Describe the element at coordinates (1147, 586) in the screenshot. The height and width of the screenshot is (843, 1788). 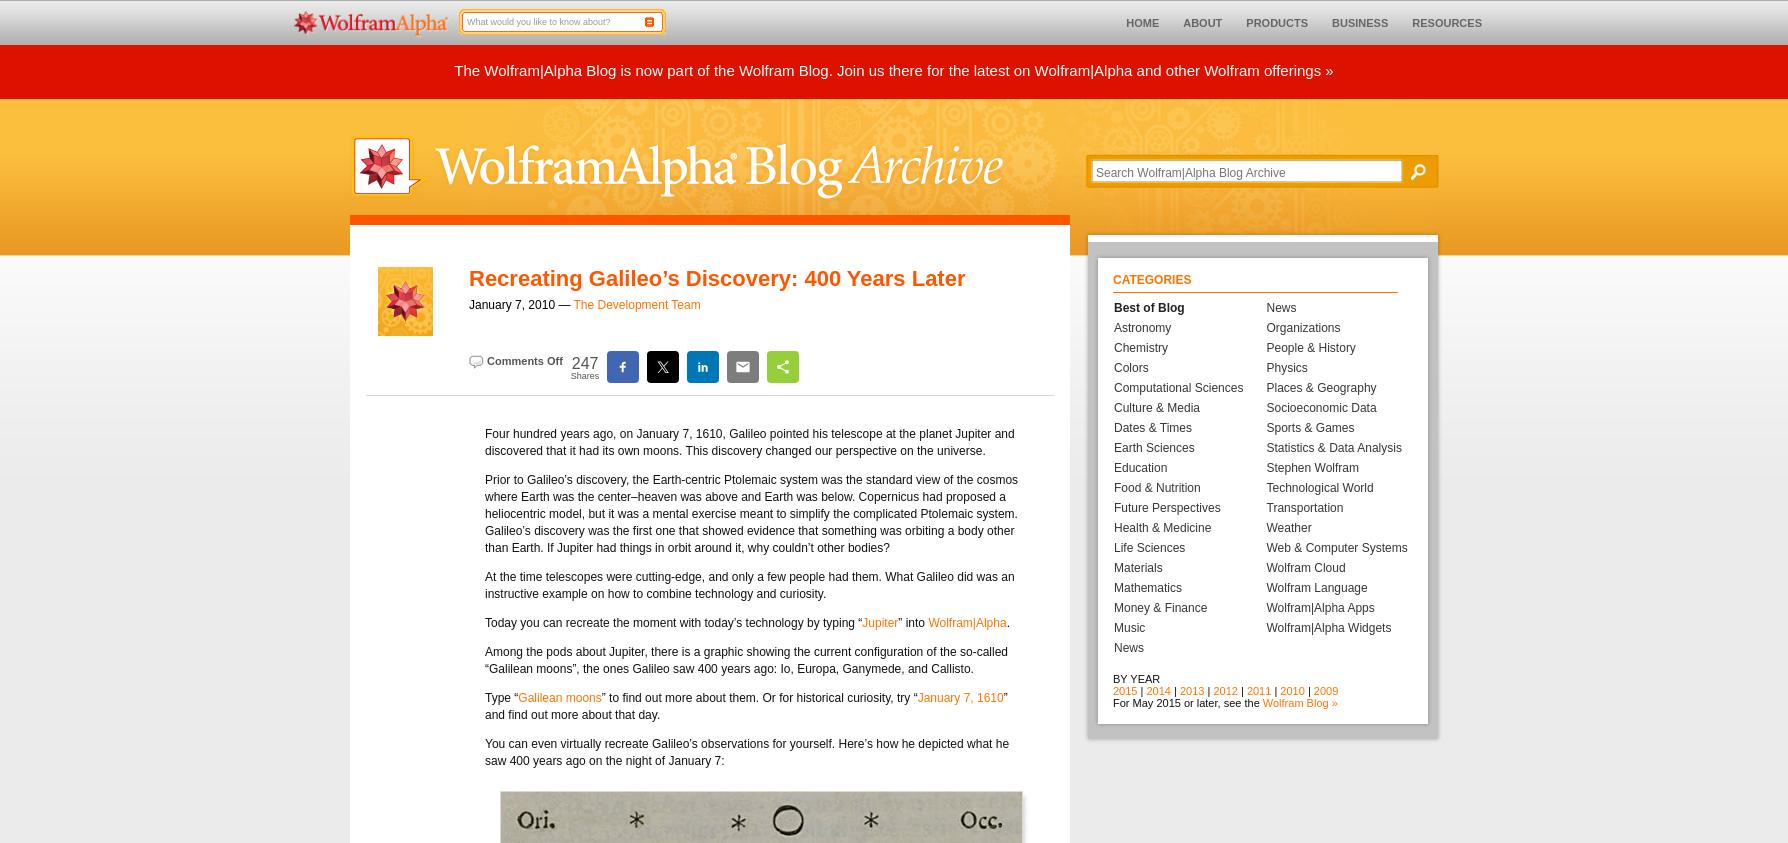
I see `'Mathematics'` at that location.